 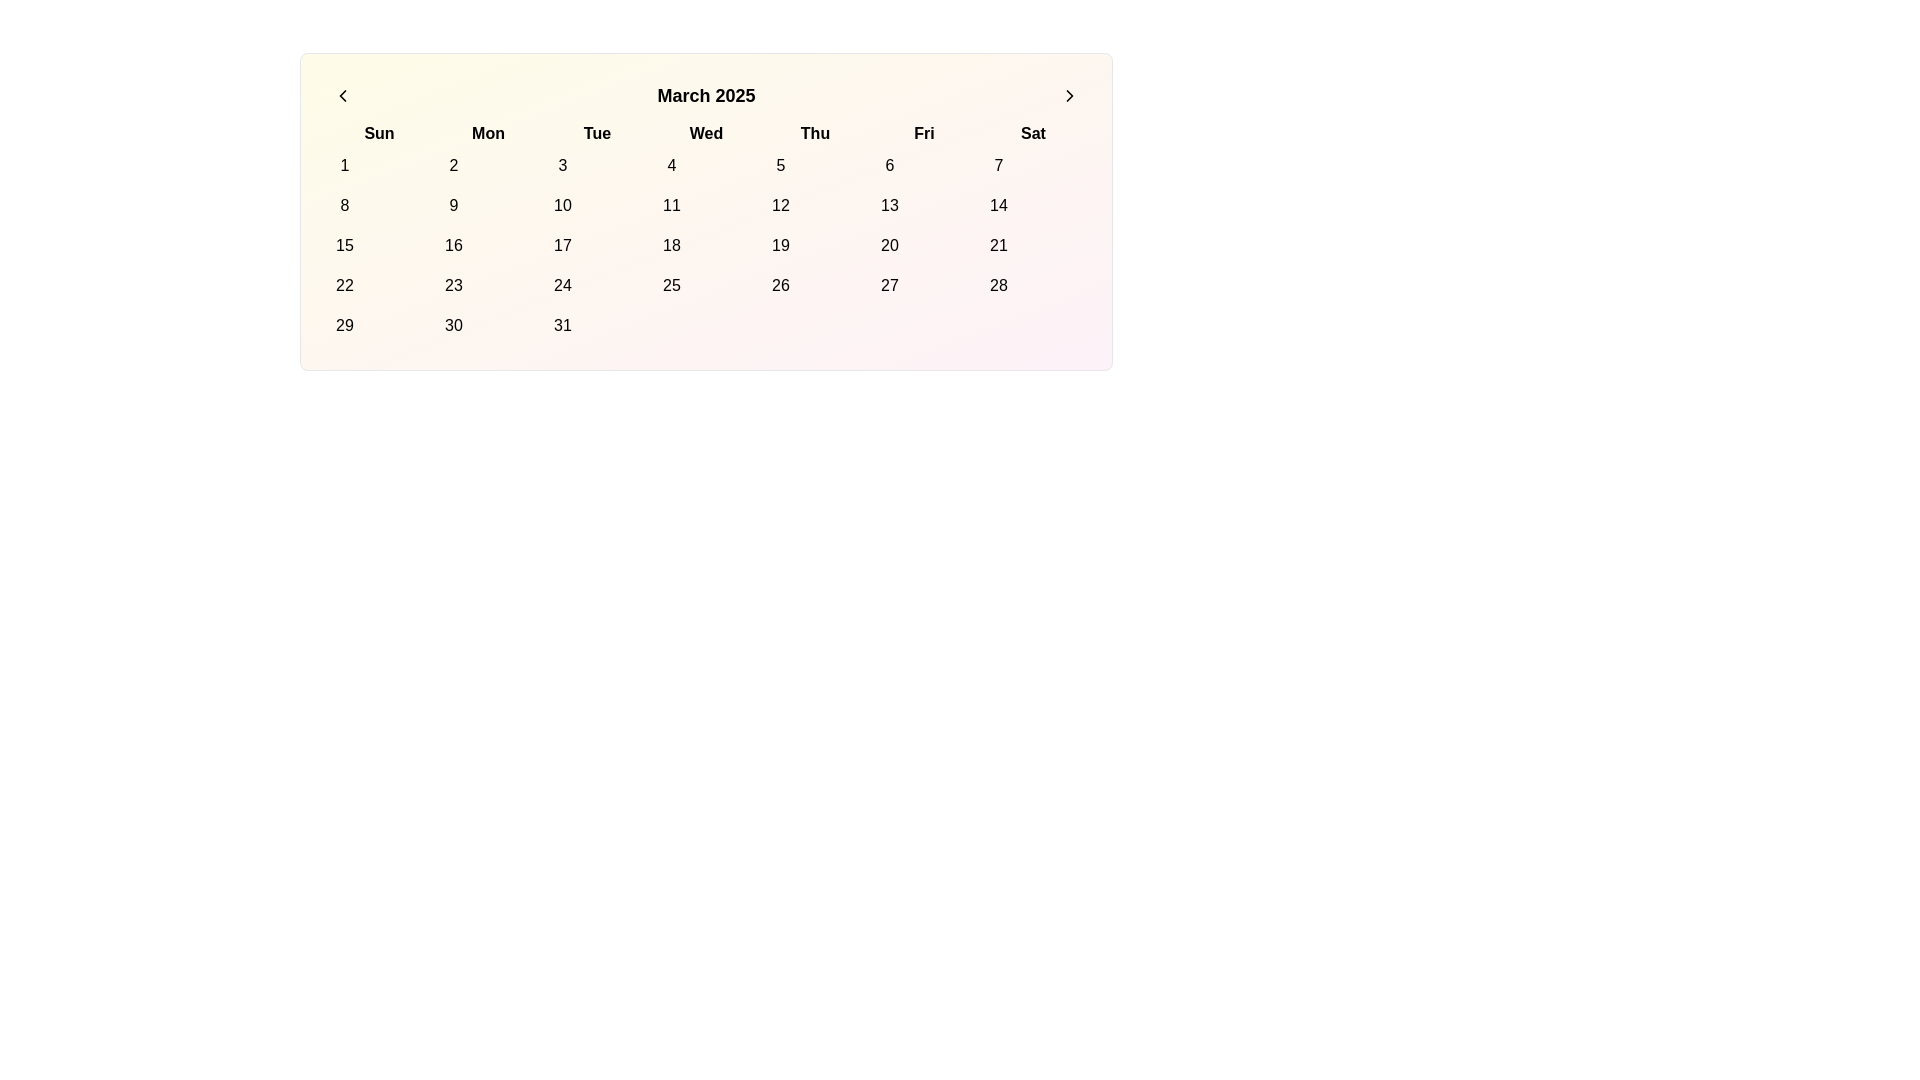 What do you see at coordinates (706, 134) in the screenshot?
I see `the text label indicating the name of the third day of the week in the calendar layout, which is the fourth weekday label in a row of seven, positioned centrally within the calendar interface header` at bounding box center [706, 134].